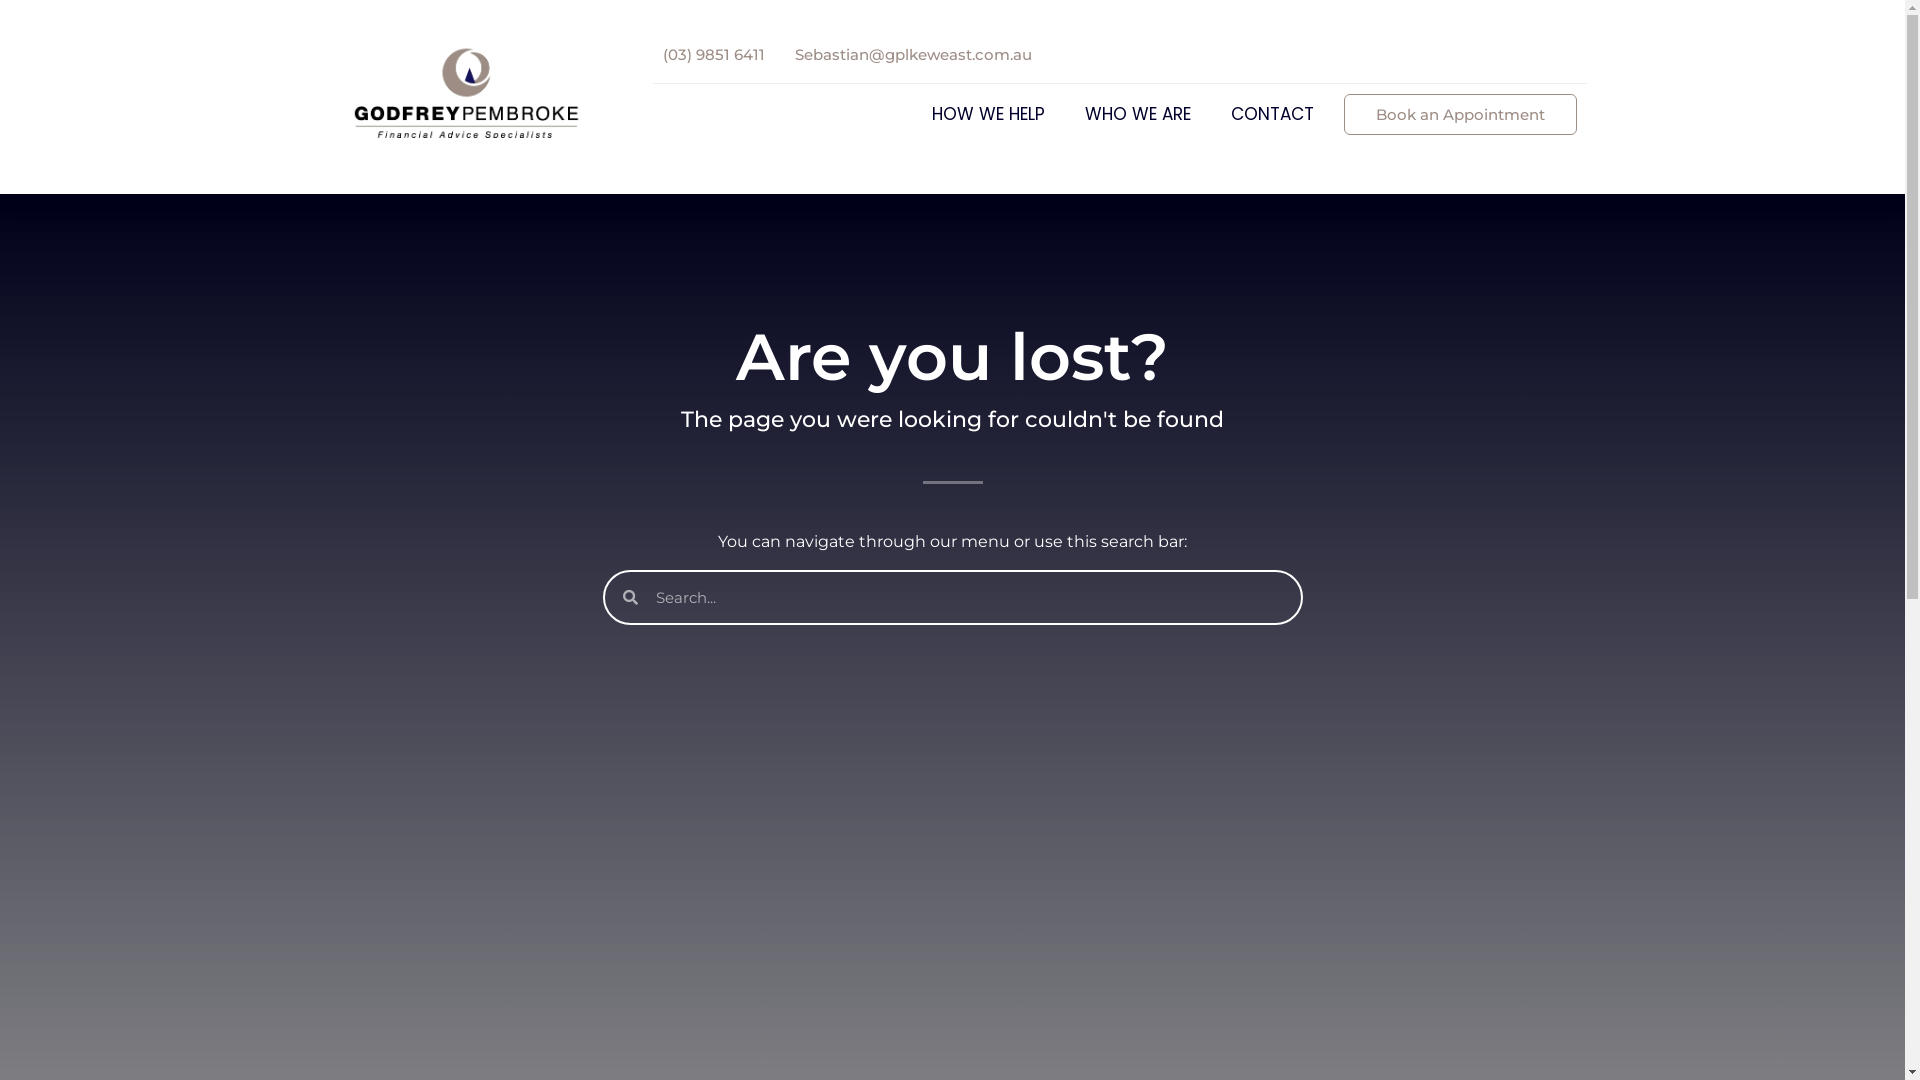 The image size is (1920, 1080). I want to click on 'Sebastian@gplkeweast.com.au', so click(911, 53).